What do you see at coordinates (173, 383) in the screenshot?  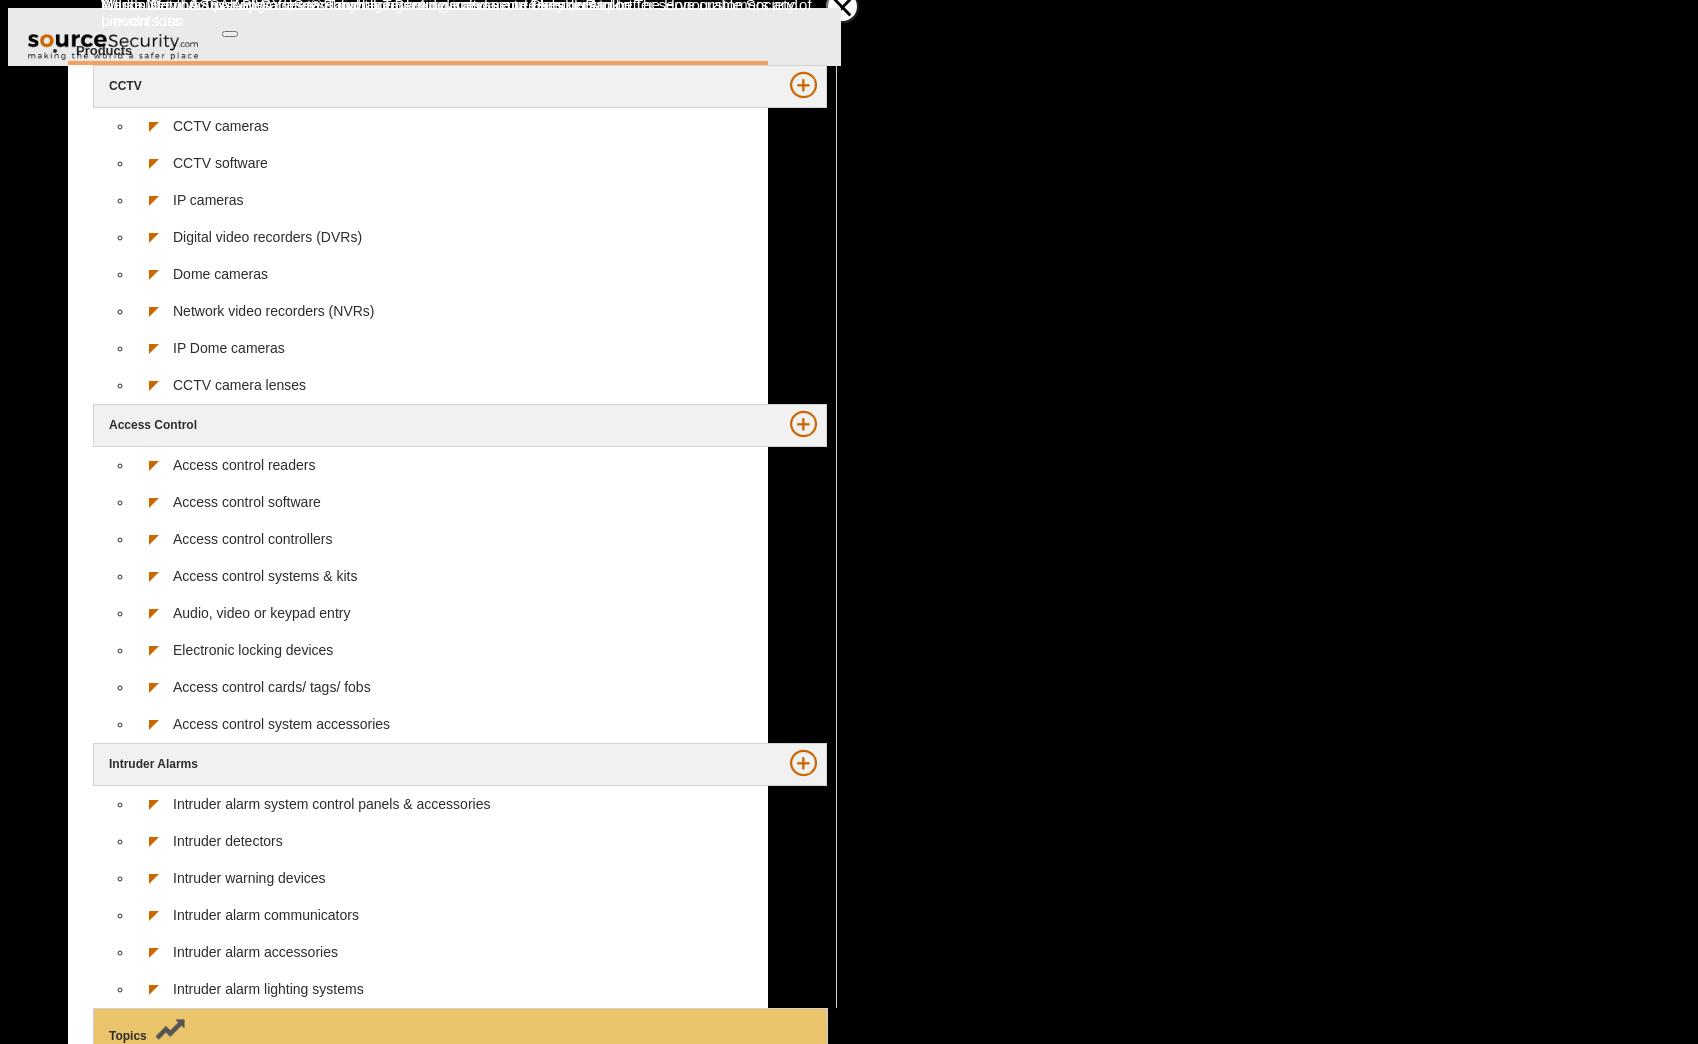 I see `'CCTV camera lenses'` at bounding box center [173, 383].